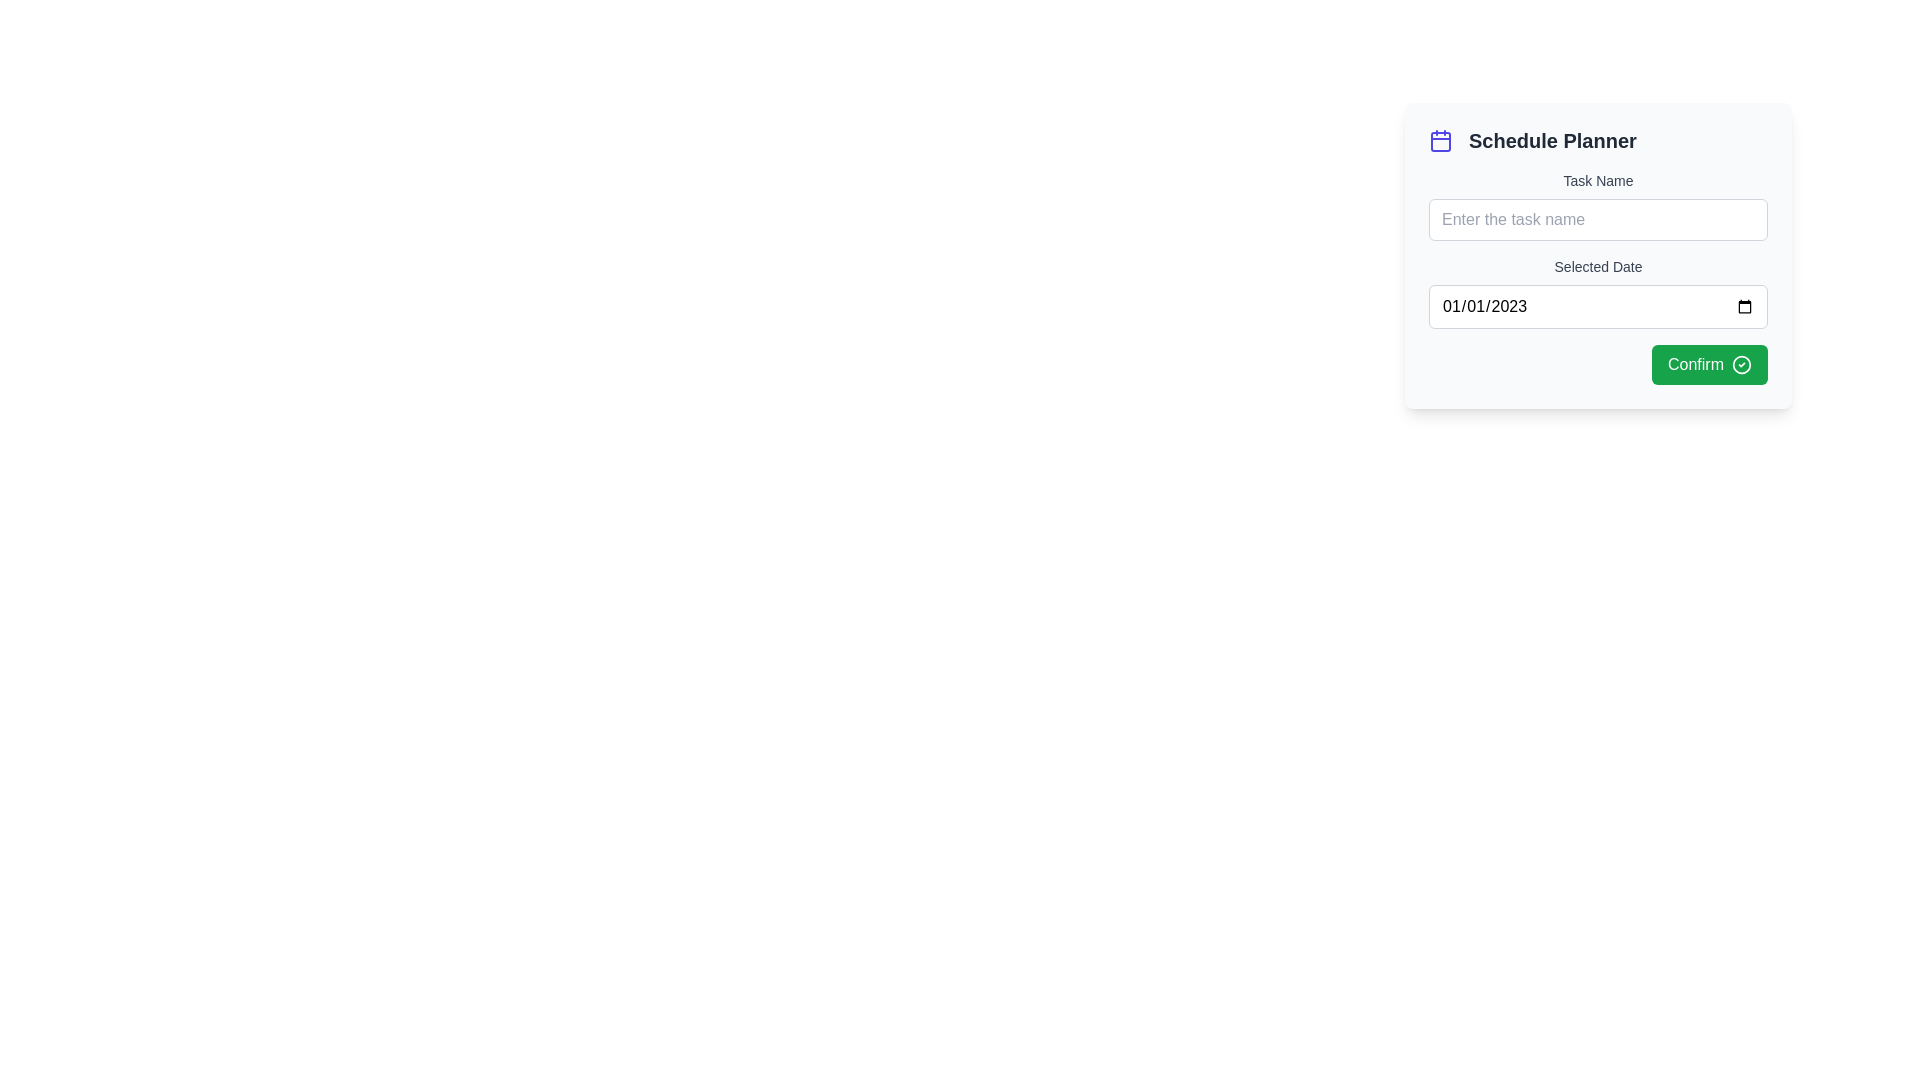 The image size is (1920, 1080). I want to click on the circular icon representing a completed check action inside the 'Confirm' button located at the bottom-right corner of the card interface, so click(1741, 365).